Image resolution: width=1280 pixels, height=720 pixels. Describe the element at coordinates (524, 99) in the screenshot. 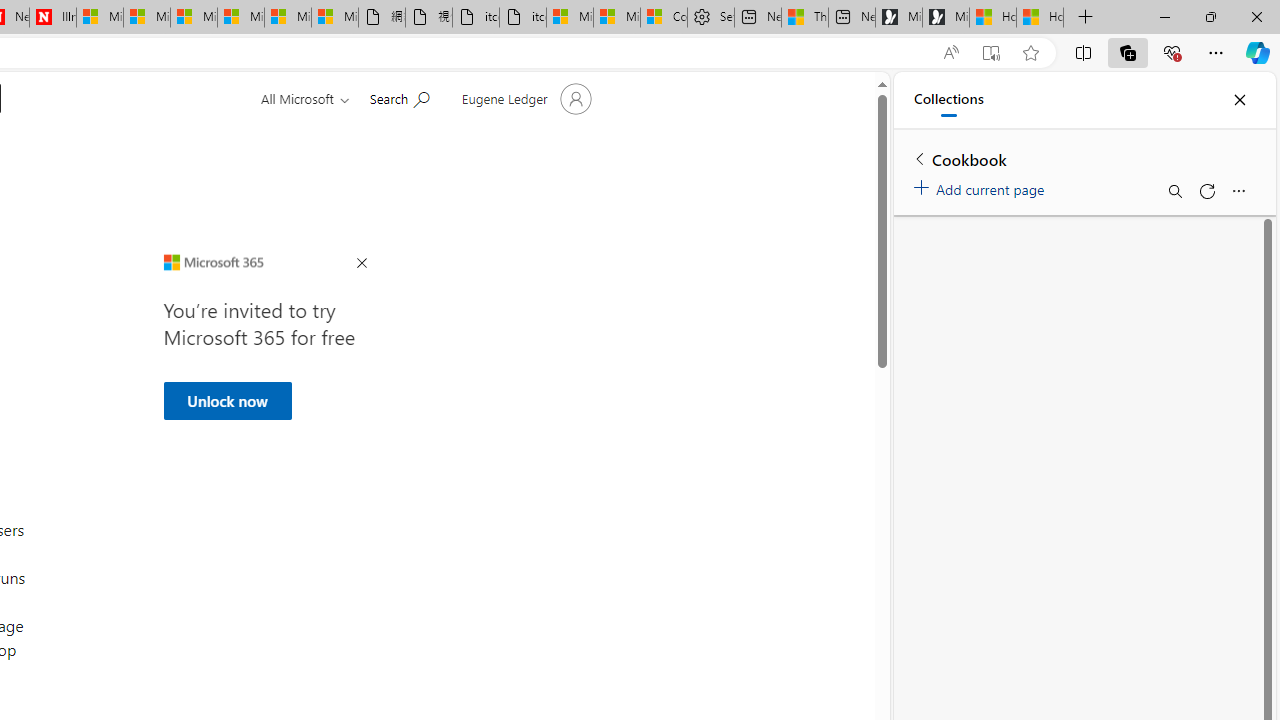

I see `'Account manager for Eugene Ledger'` at that location.